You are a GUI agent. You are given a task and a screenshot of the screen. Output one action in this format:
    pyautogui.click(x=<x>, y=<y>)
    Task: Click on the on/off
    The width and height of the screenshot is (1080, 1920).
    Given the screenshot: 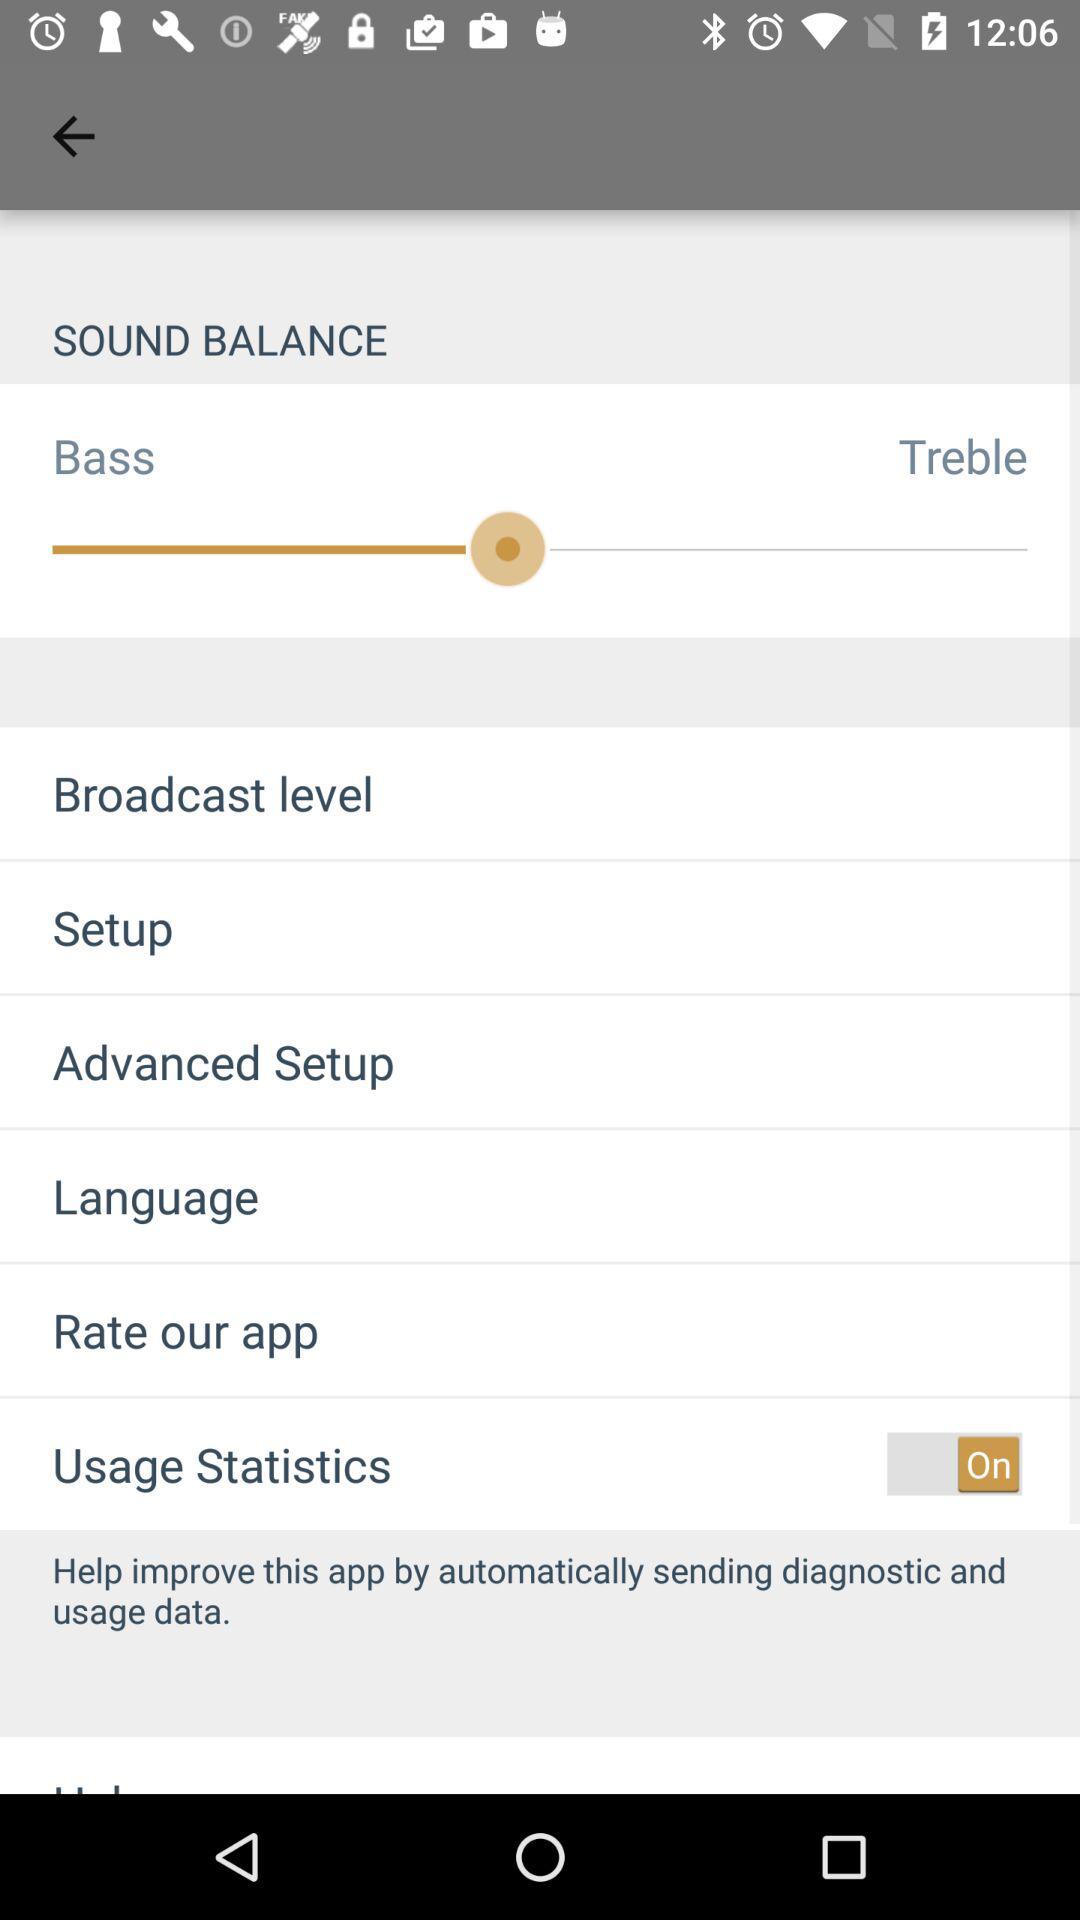 What is the action you would take?
    pyautogui.click(x=953, y=1464)
    